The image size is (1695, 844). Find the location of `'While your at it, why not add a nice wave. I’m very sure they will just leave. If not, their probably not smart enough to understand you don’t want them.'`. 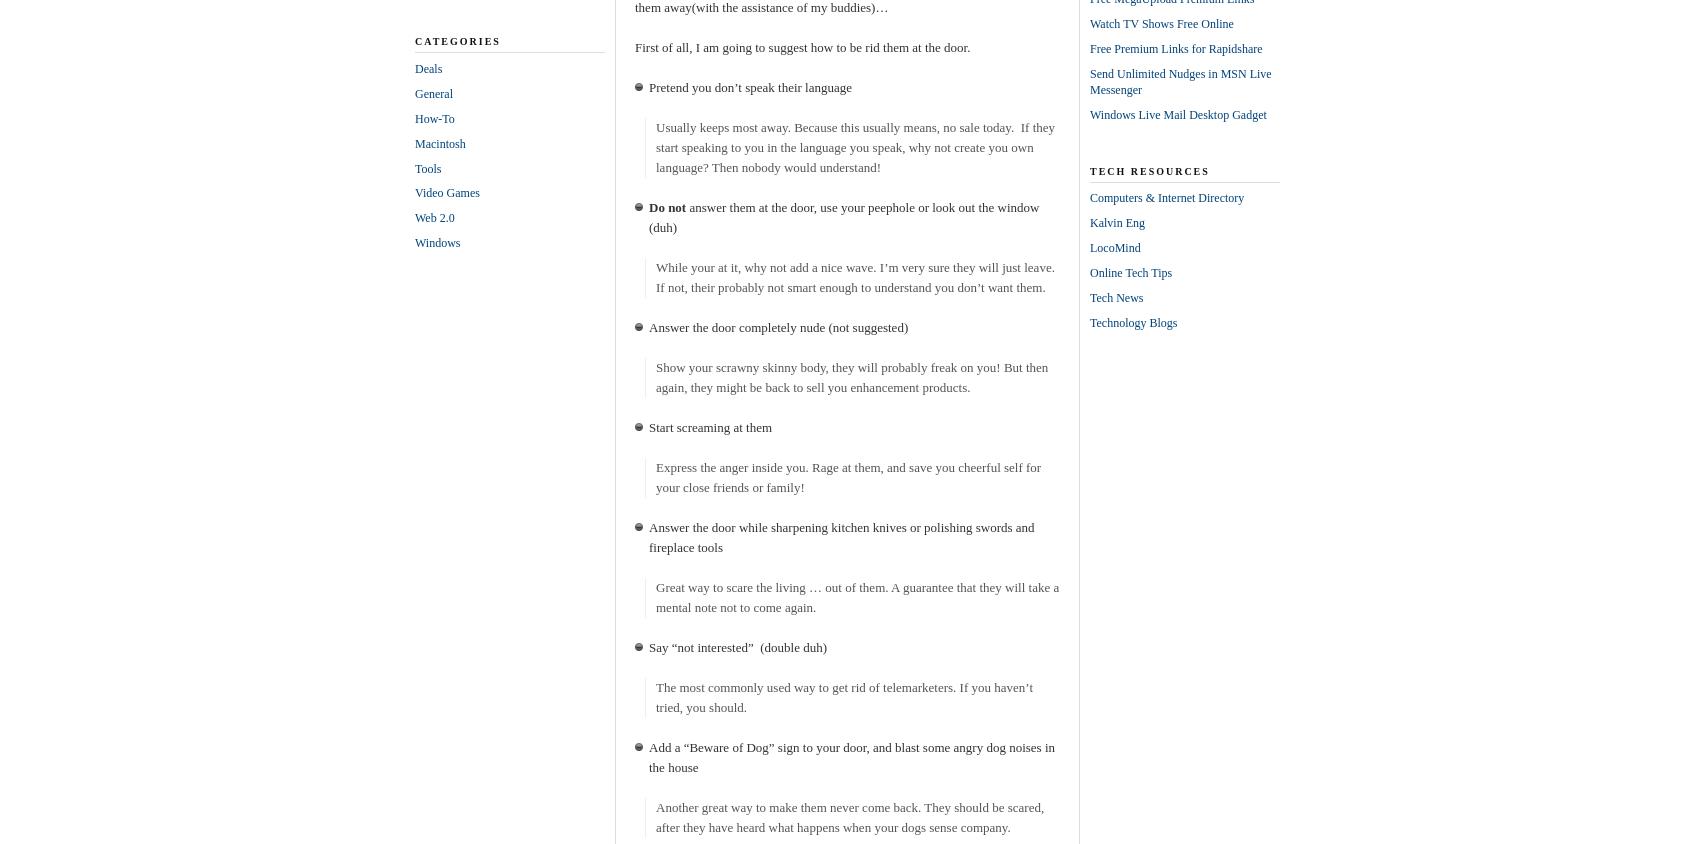

'While your at it, why not add a nice wave. I’m very sure they will just leave. If not, their probably not smart enough to understand you don’t want them.' is located at coordinates (853, 276).